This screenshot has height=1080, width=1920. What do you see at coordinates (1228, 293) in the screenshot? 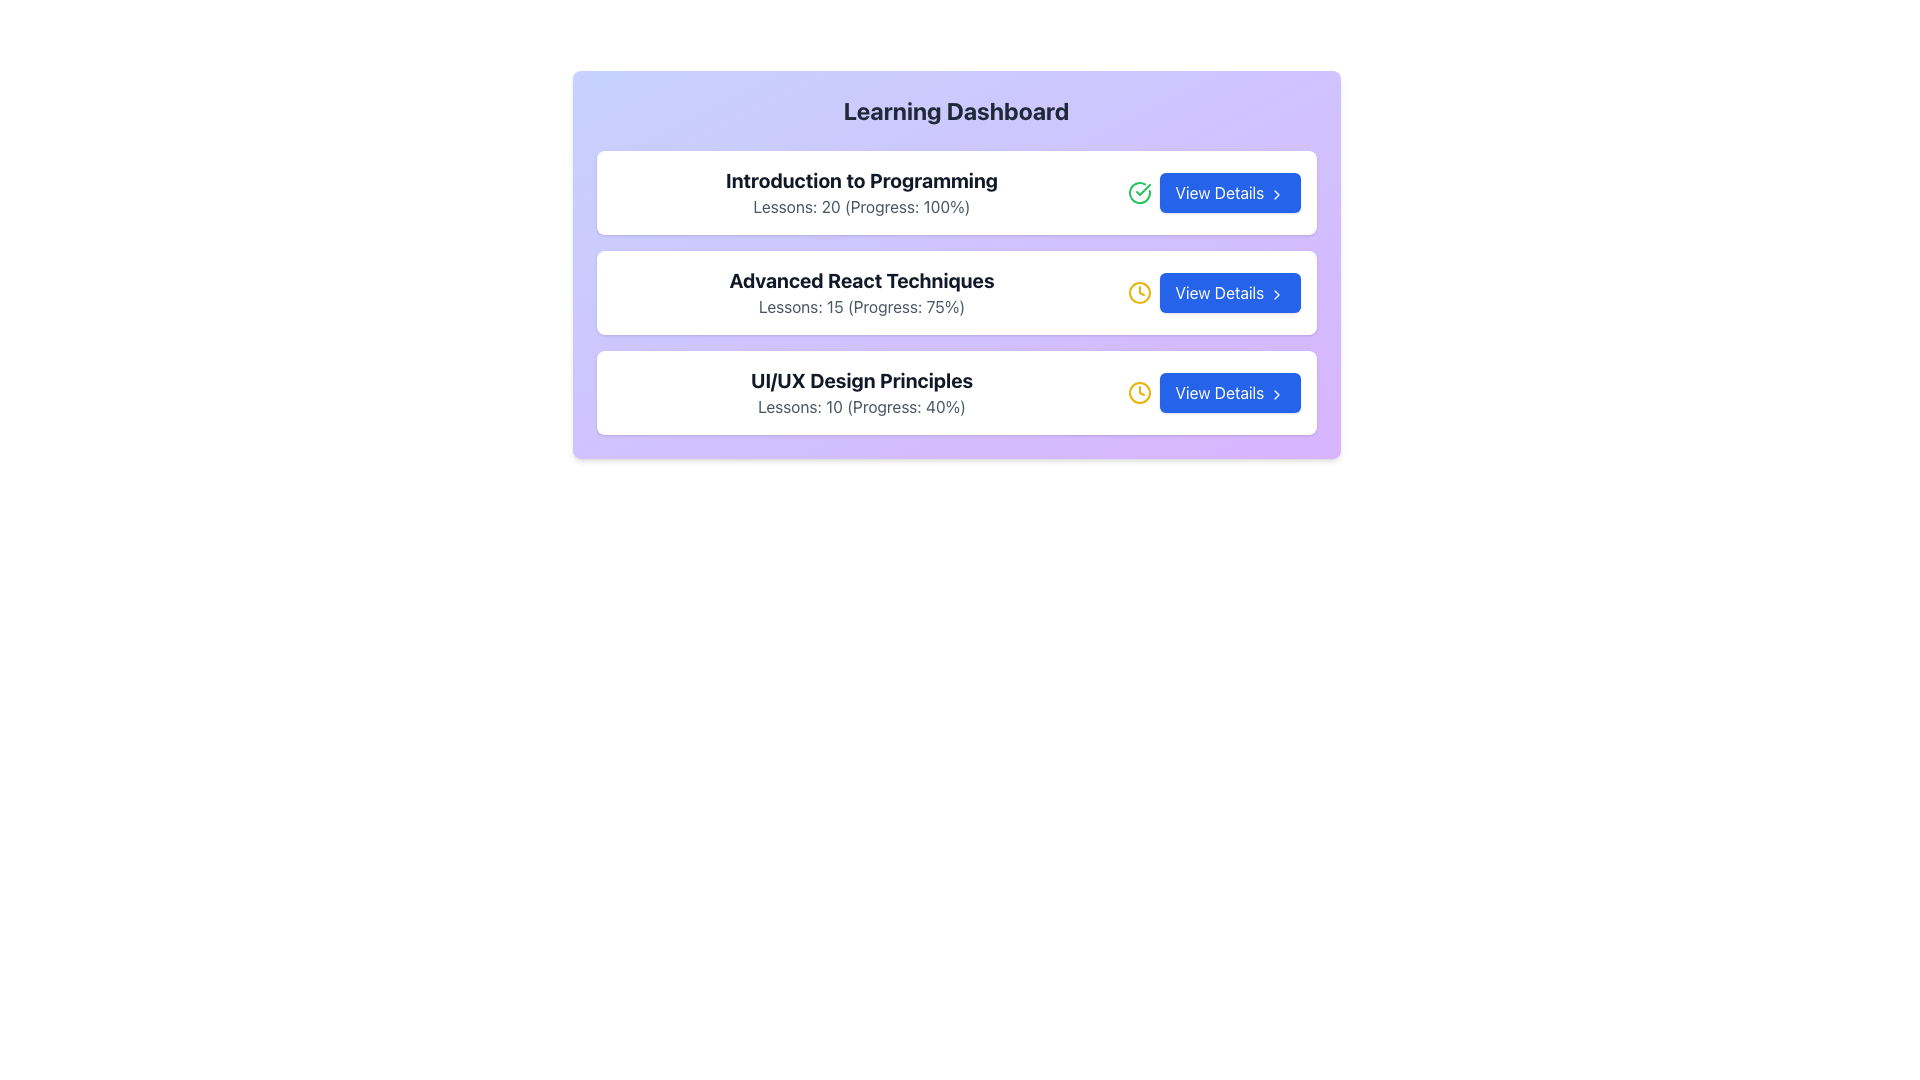
I see `the second button in the series of three buttons on the right side of the 'Advanced React Techniques' row` at bounding box center [1228, 293].